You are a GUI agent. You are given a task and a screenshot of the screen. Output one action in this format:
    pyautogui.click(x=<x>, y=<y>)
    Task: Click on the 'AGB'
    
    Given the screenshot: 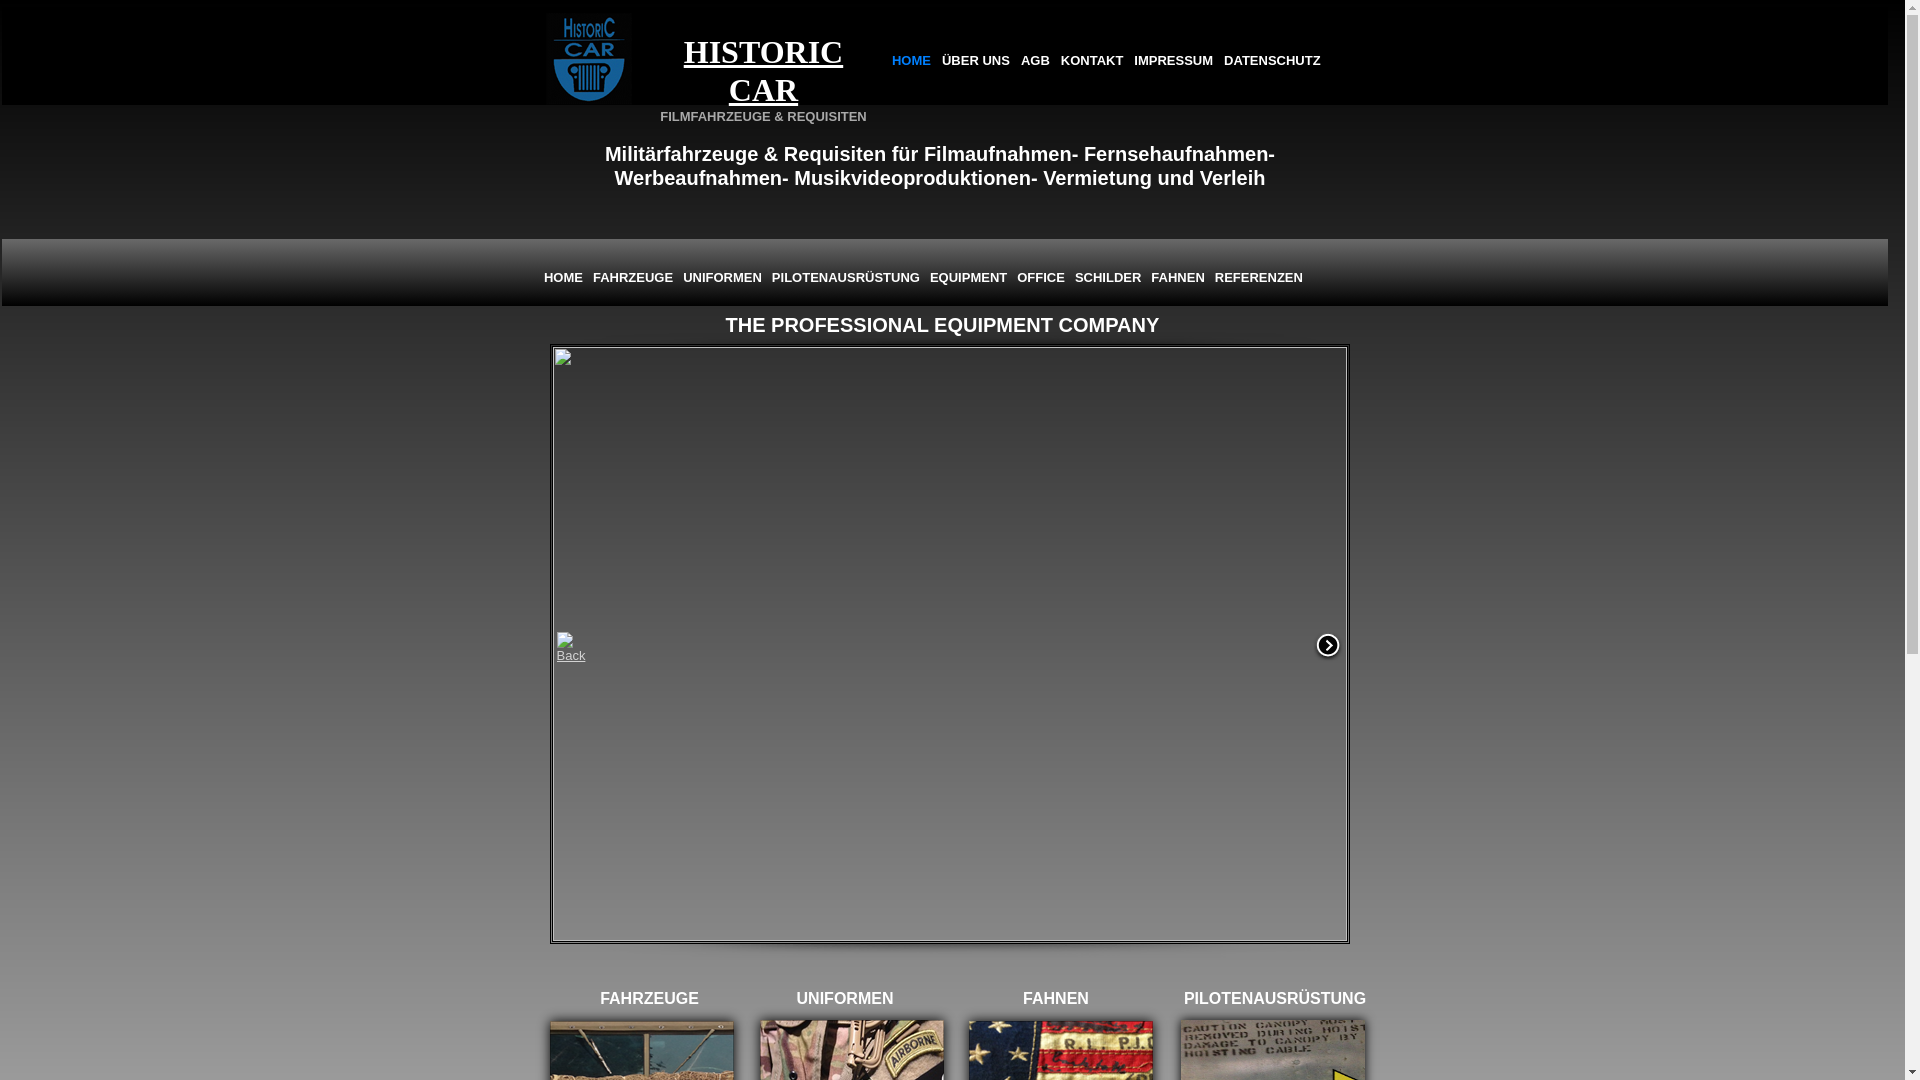 What is the action you would take?
    pyautogui.click(x=1035, y=60)
    